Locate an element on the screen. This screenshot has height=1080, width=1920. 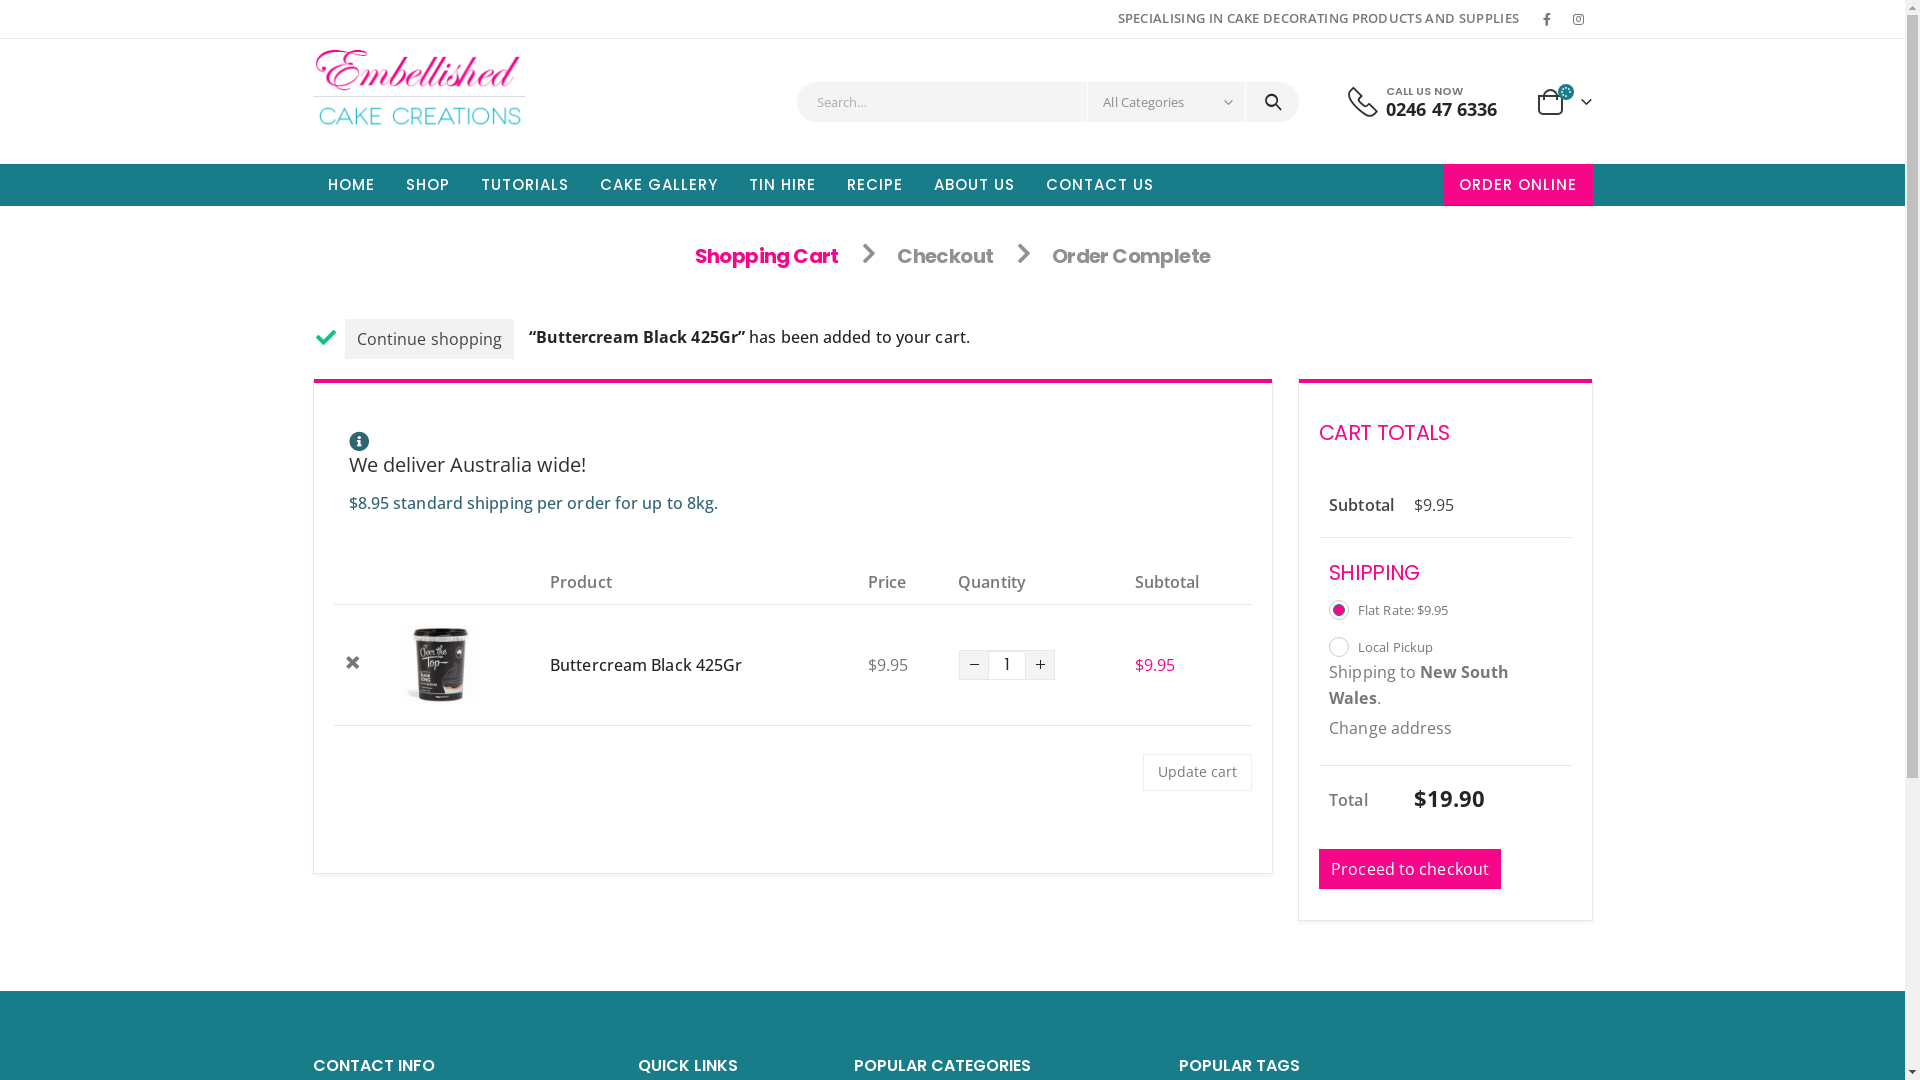
'TIN HIRE' is located at coordinates (781, 185).